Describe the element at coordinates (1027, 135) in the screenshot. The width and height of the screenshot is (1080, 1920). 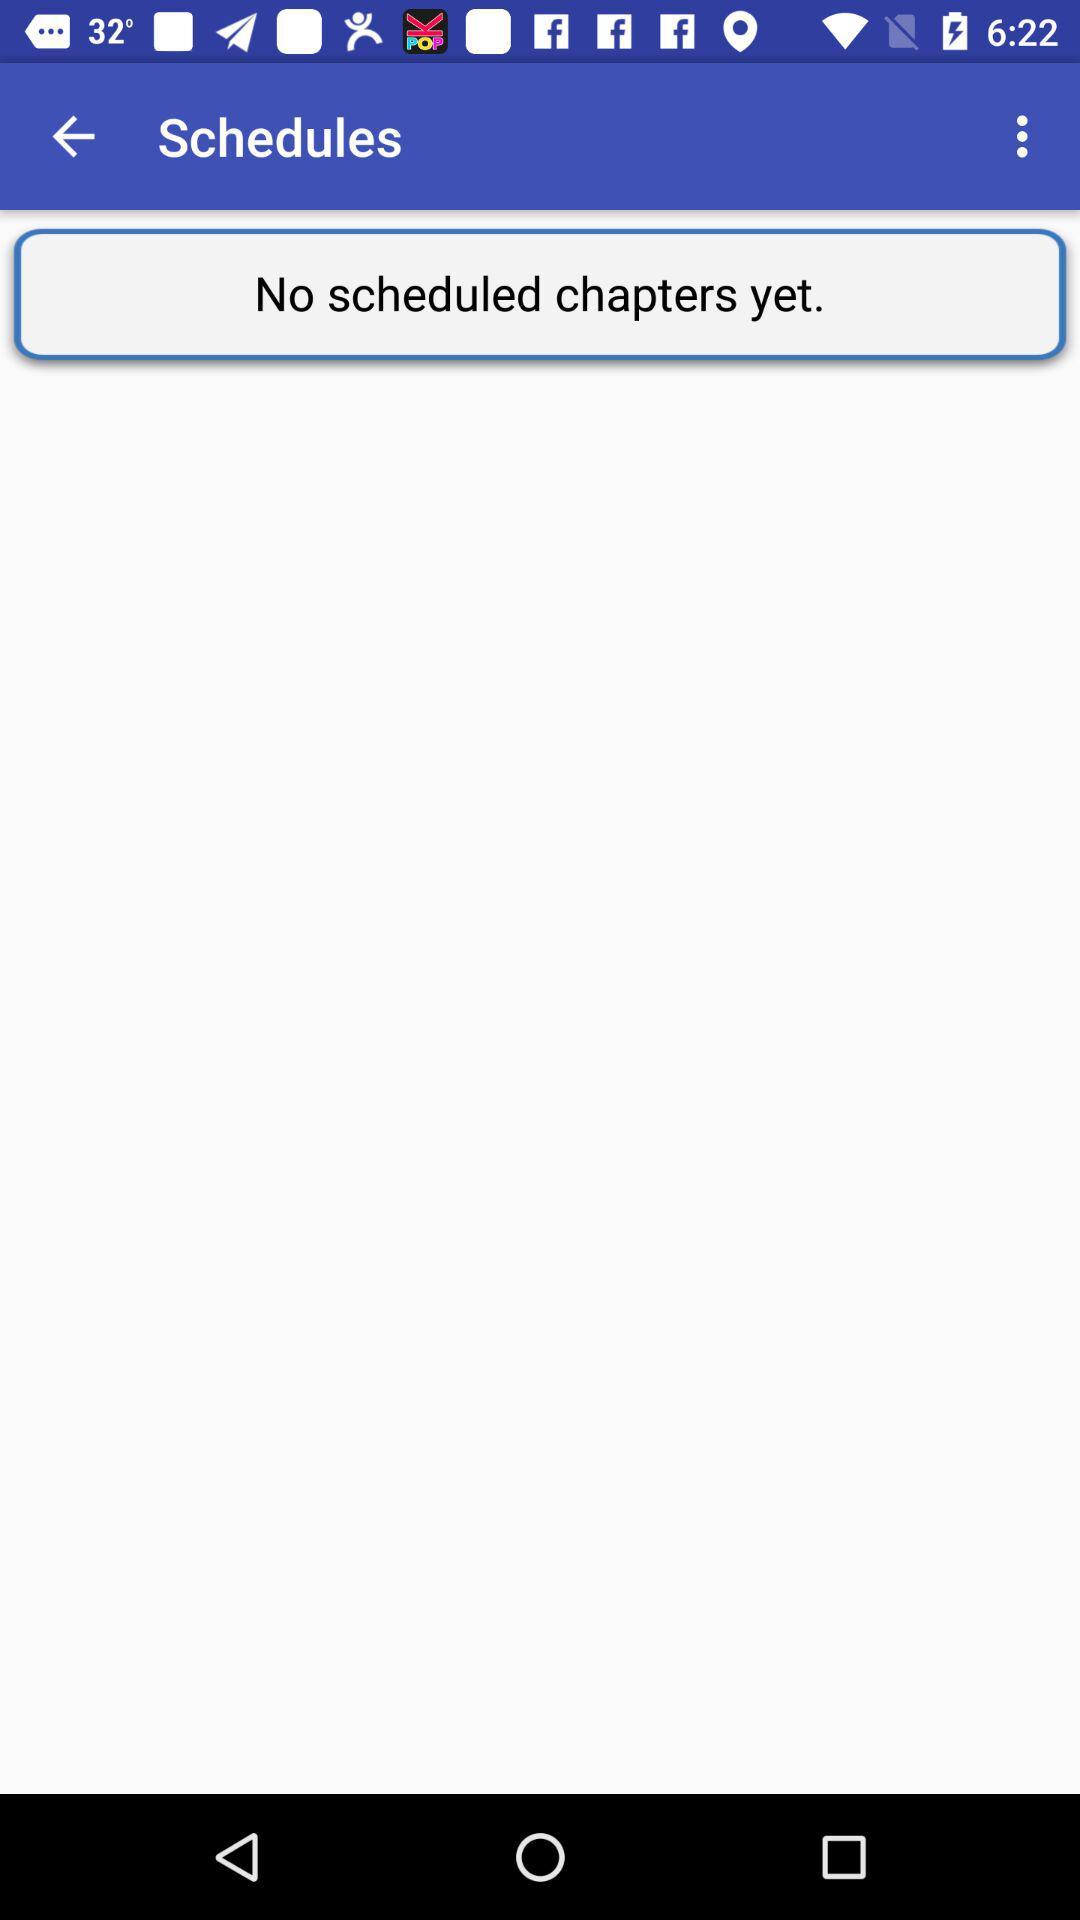
I see `the icon next to the schedules app` at that location.